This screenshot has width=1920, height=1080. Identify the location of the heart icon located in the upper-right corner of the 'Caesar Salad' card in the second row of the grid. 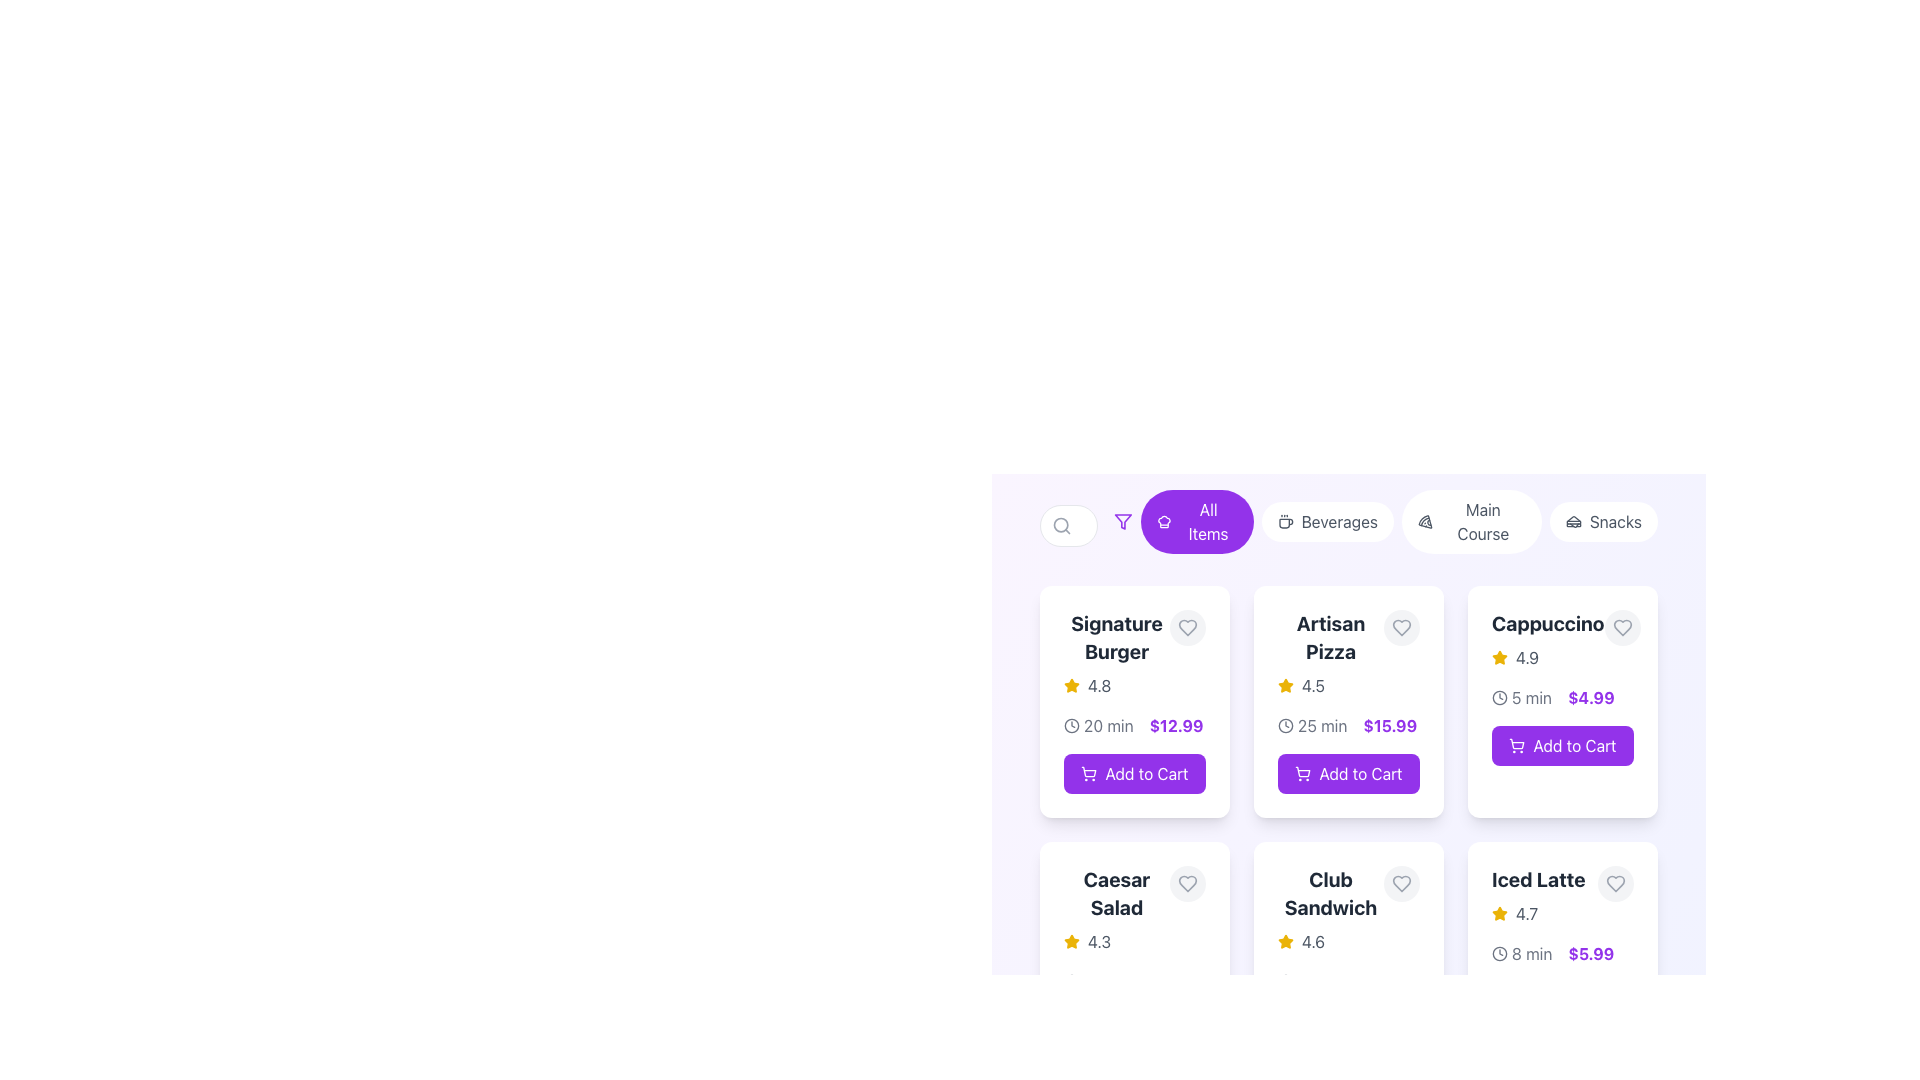
(1188, 882).